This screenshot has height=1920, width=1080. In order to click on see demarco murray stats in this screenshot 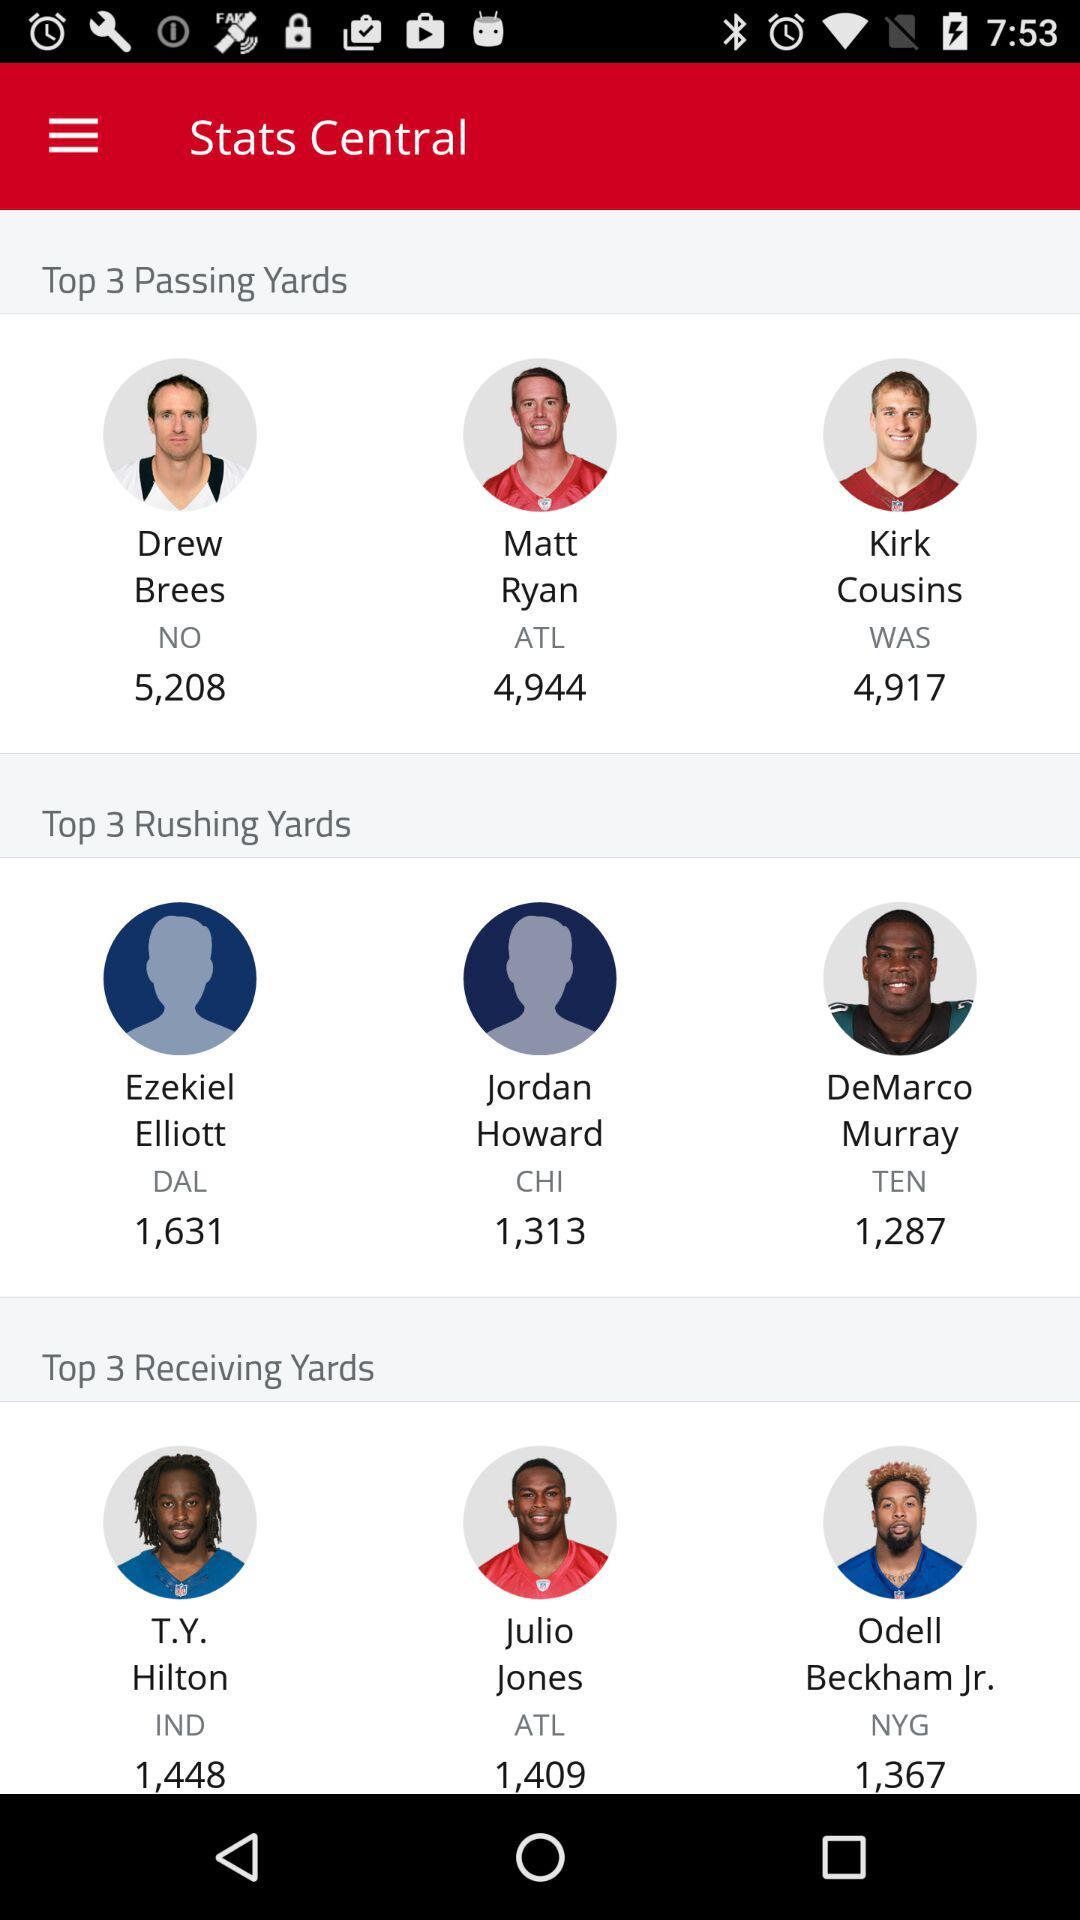, I will do `click(898, 978)`.